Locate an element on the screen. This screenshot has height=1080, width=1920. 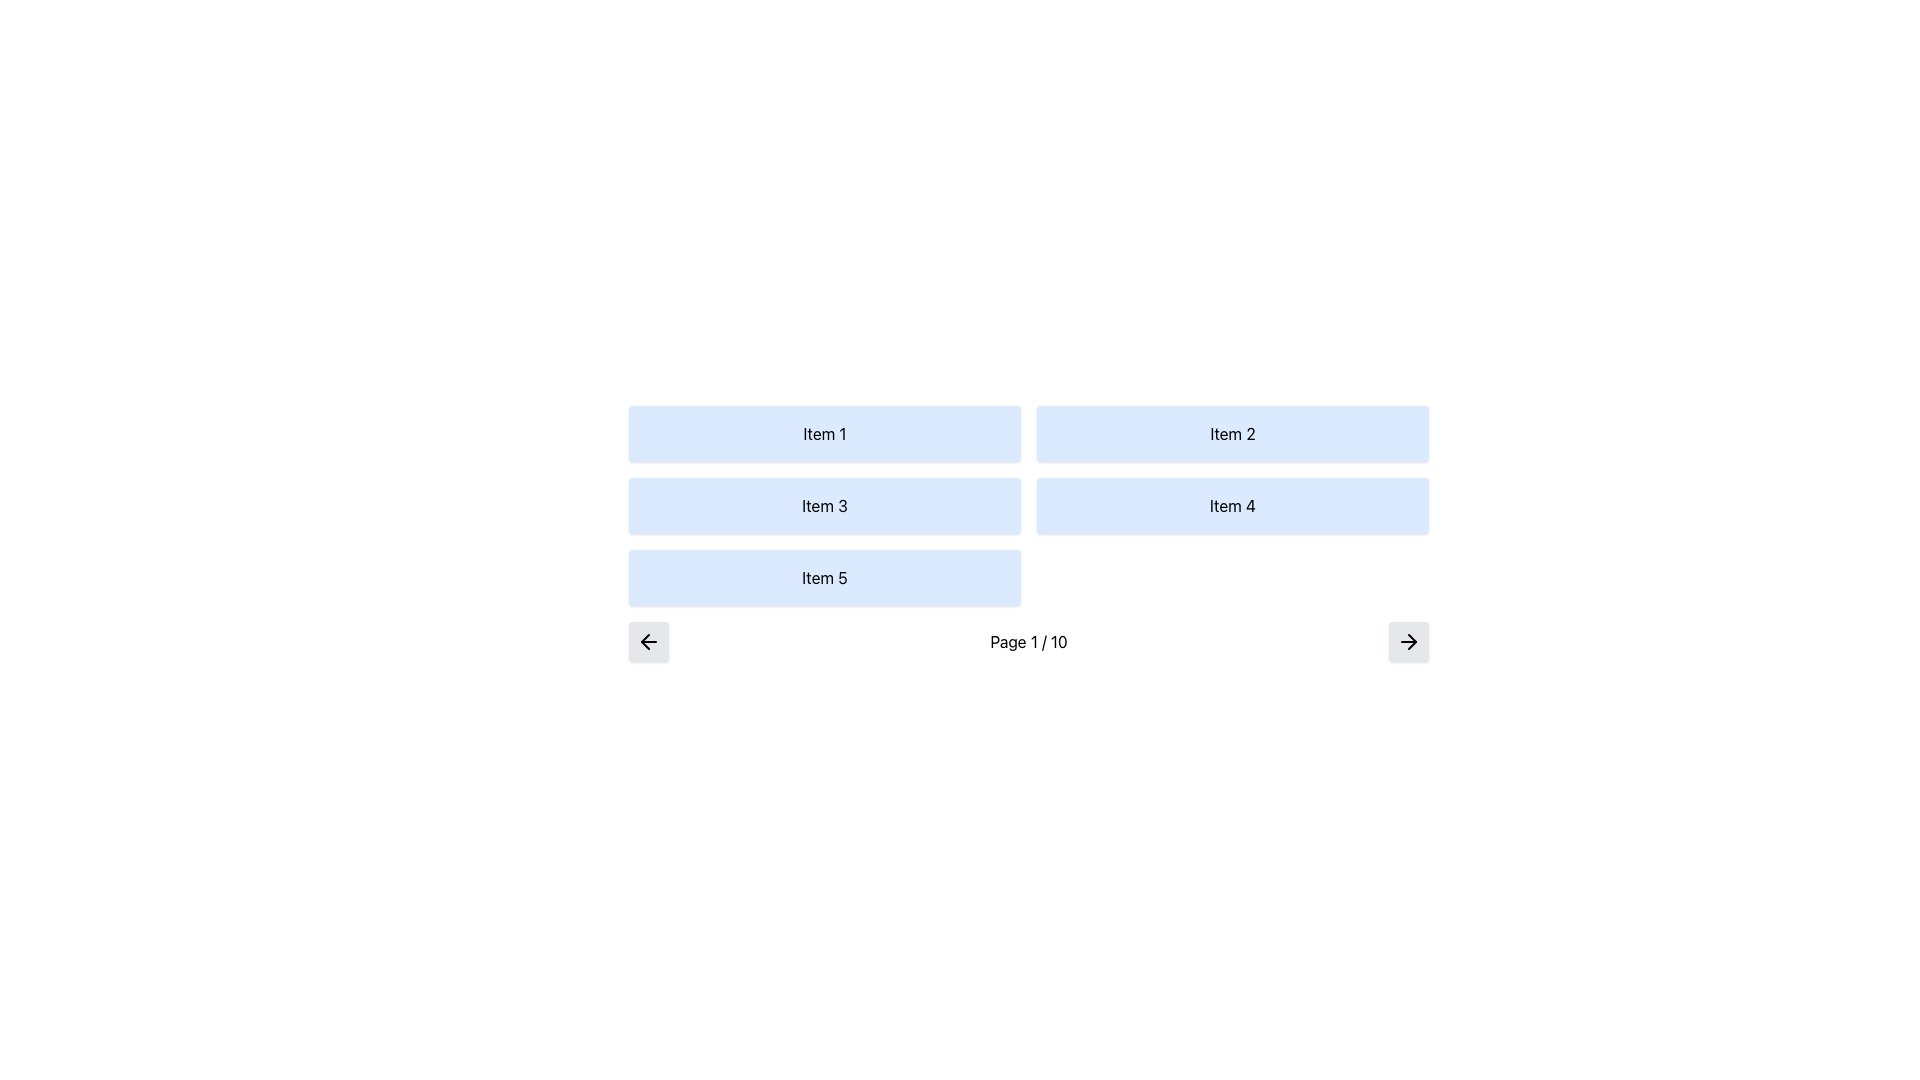
the rectangular button with a light gray background and a left-pointing arrow icon located at the far left inside the navigation bar to change its background color is located at coordinates (648, 641).